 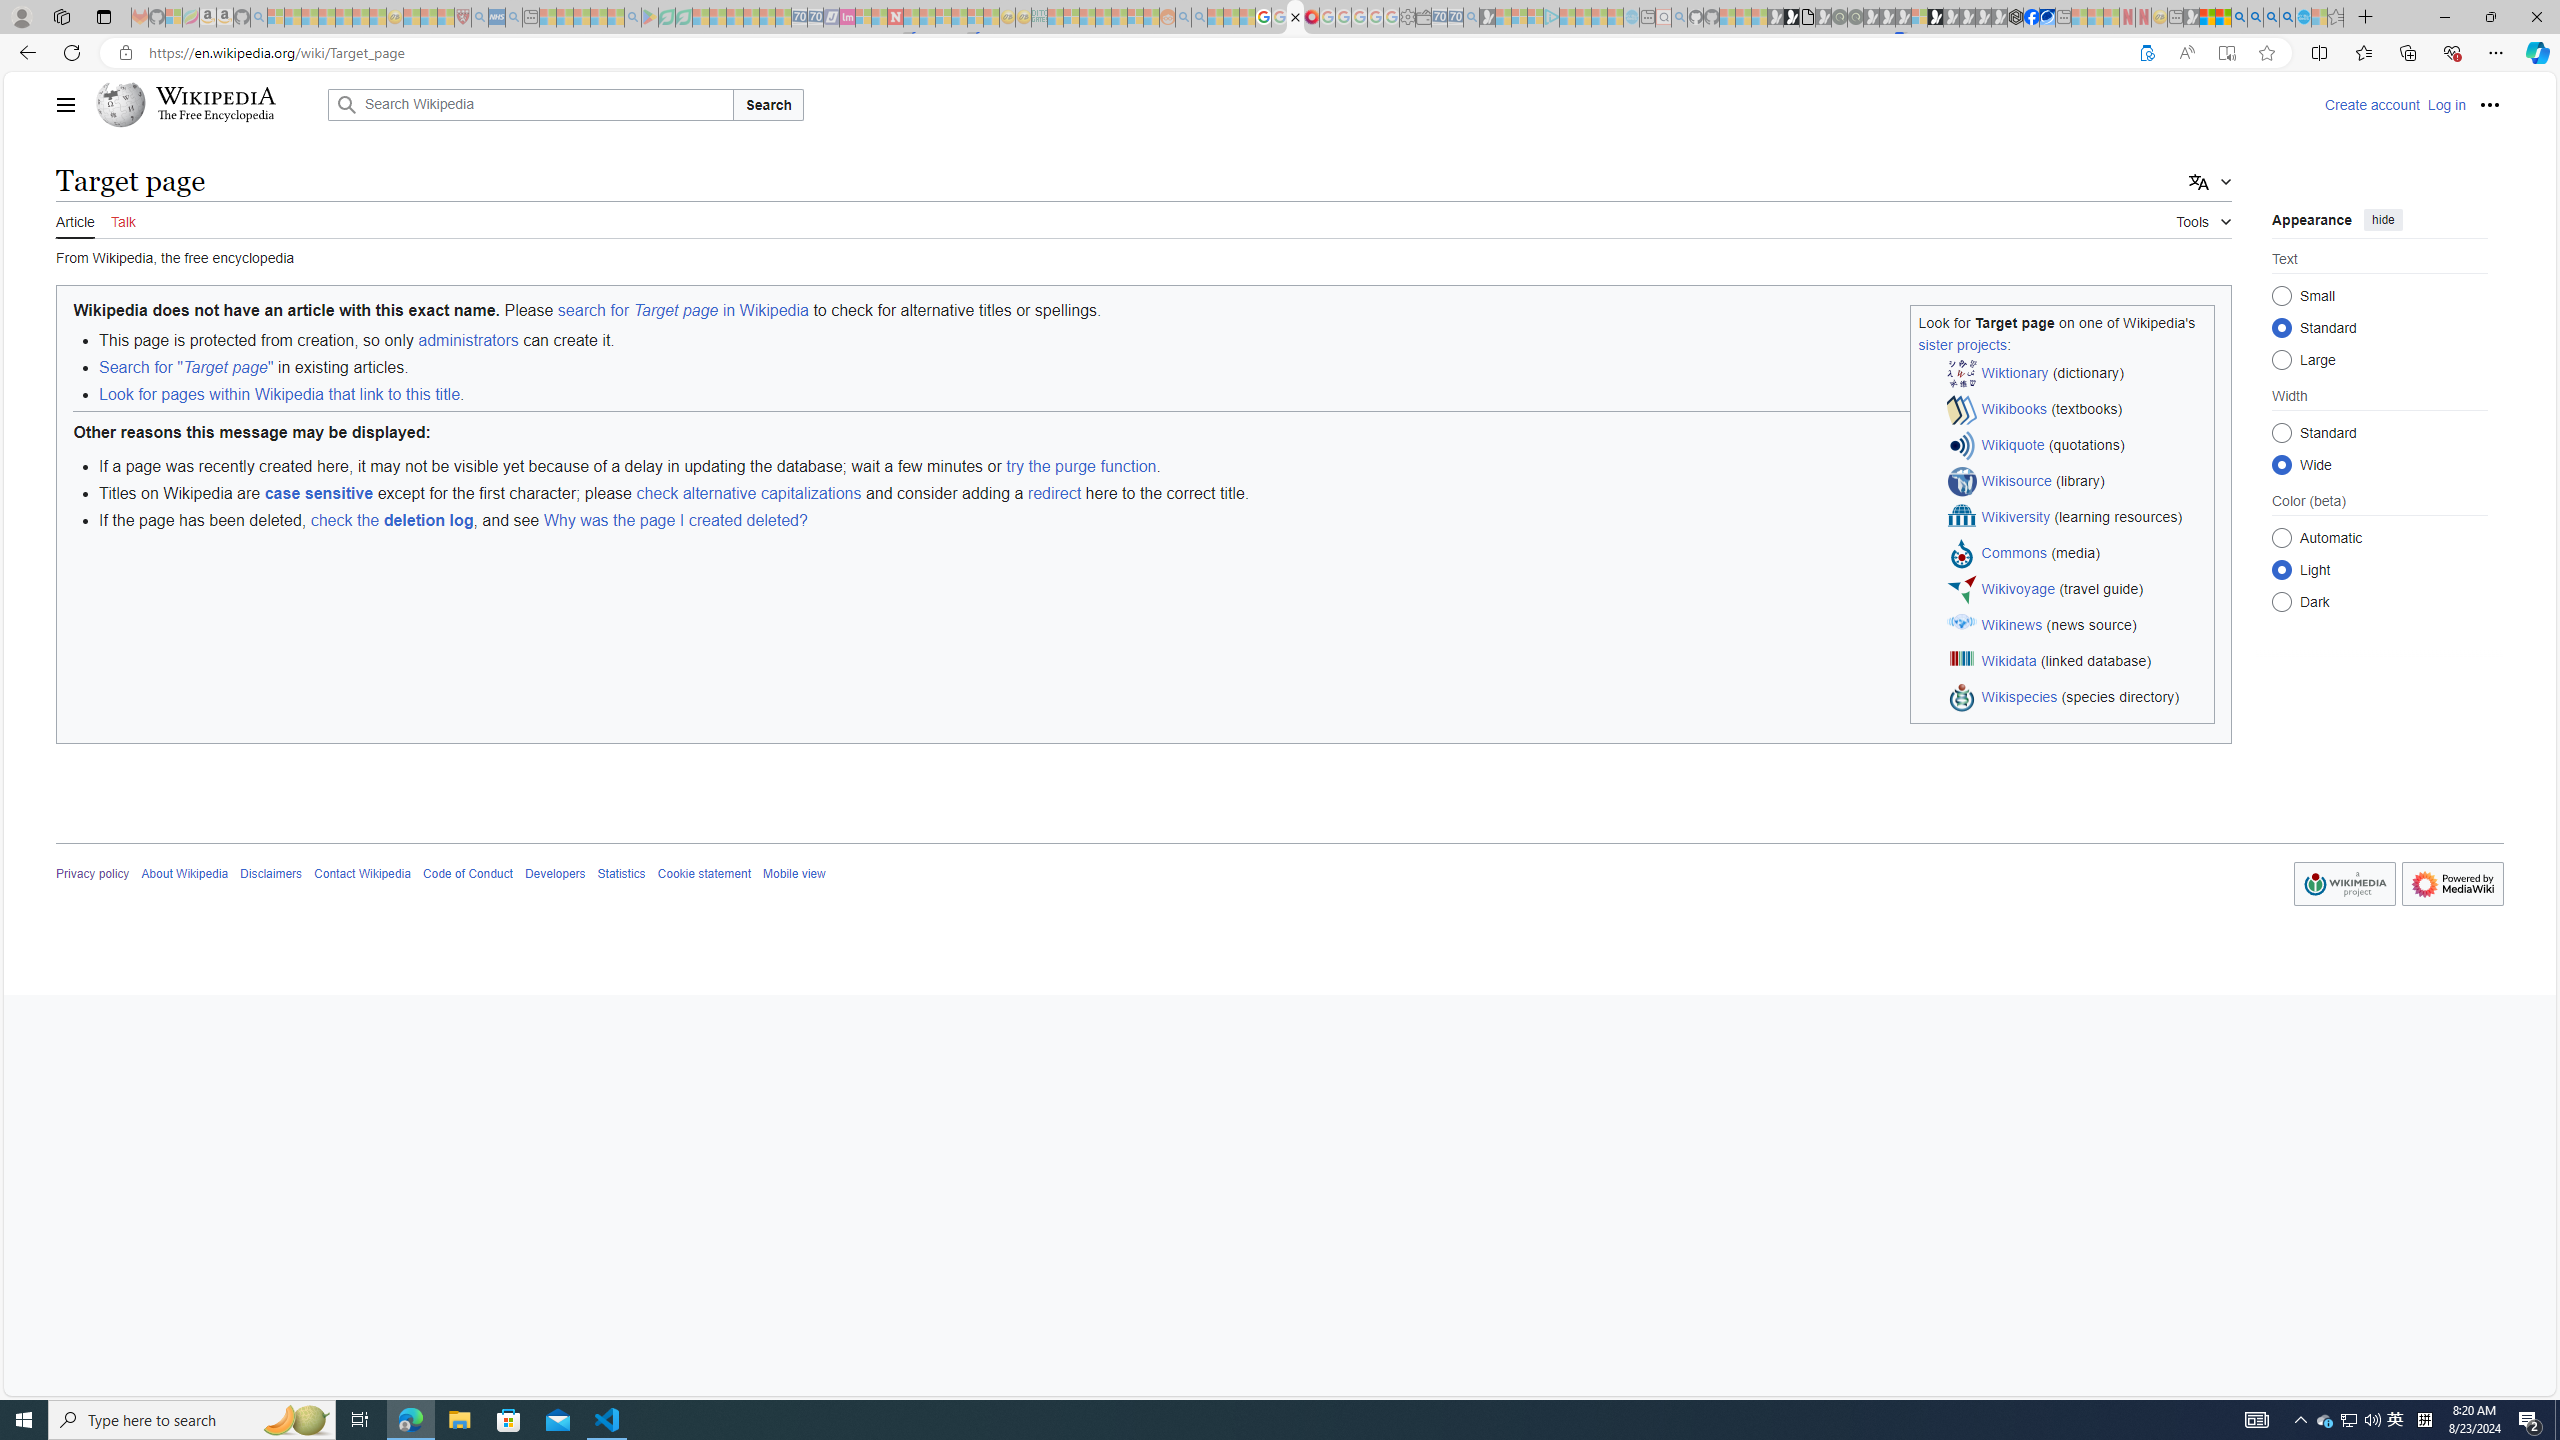 I want to click on 'Mobile view', so click(x=794, y=873).